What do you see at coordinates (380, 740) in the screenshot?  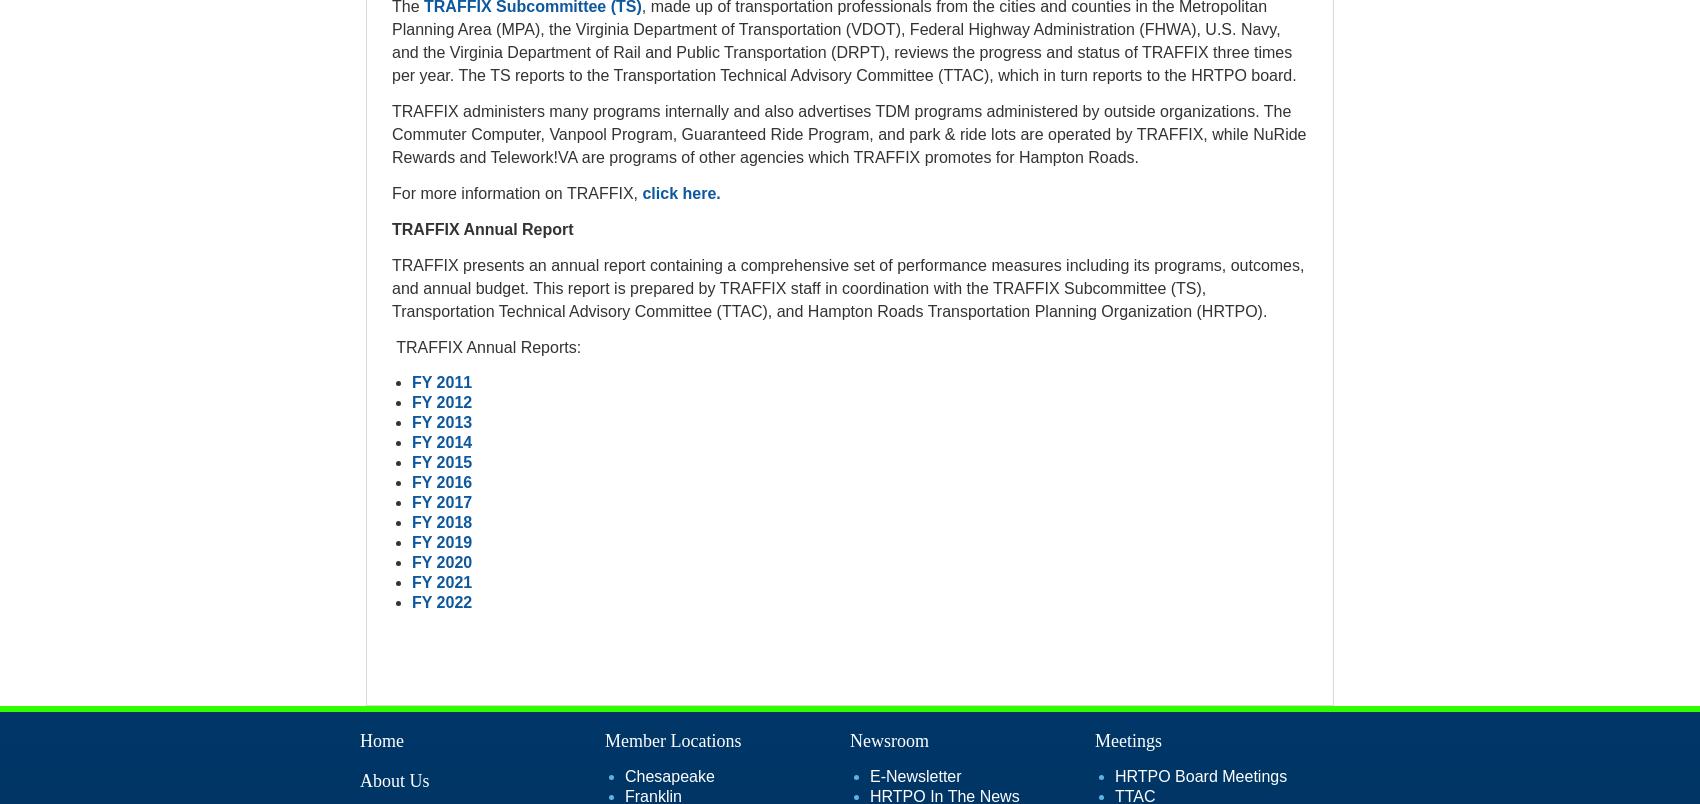 I see `'Home'` at bounding box center [380, 740].